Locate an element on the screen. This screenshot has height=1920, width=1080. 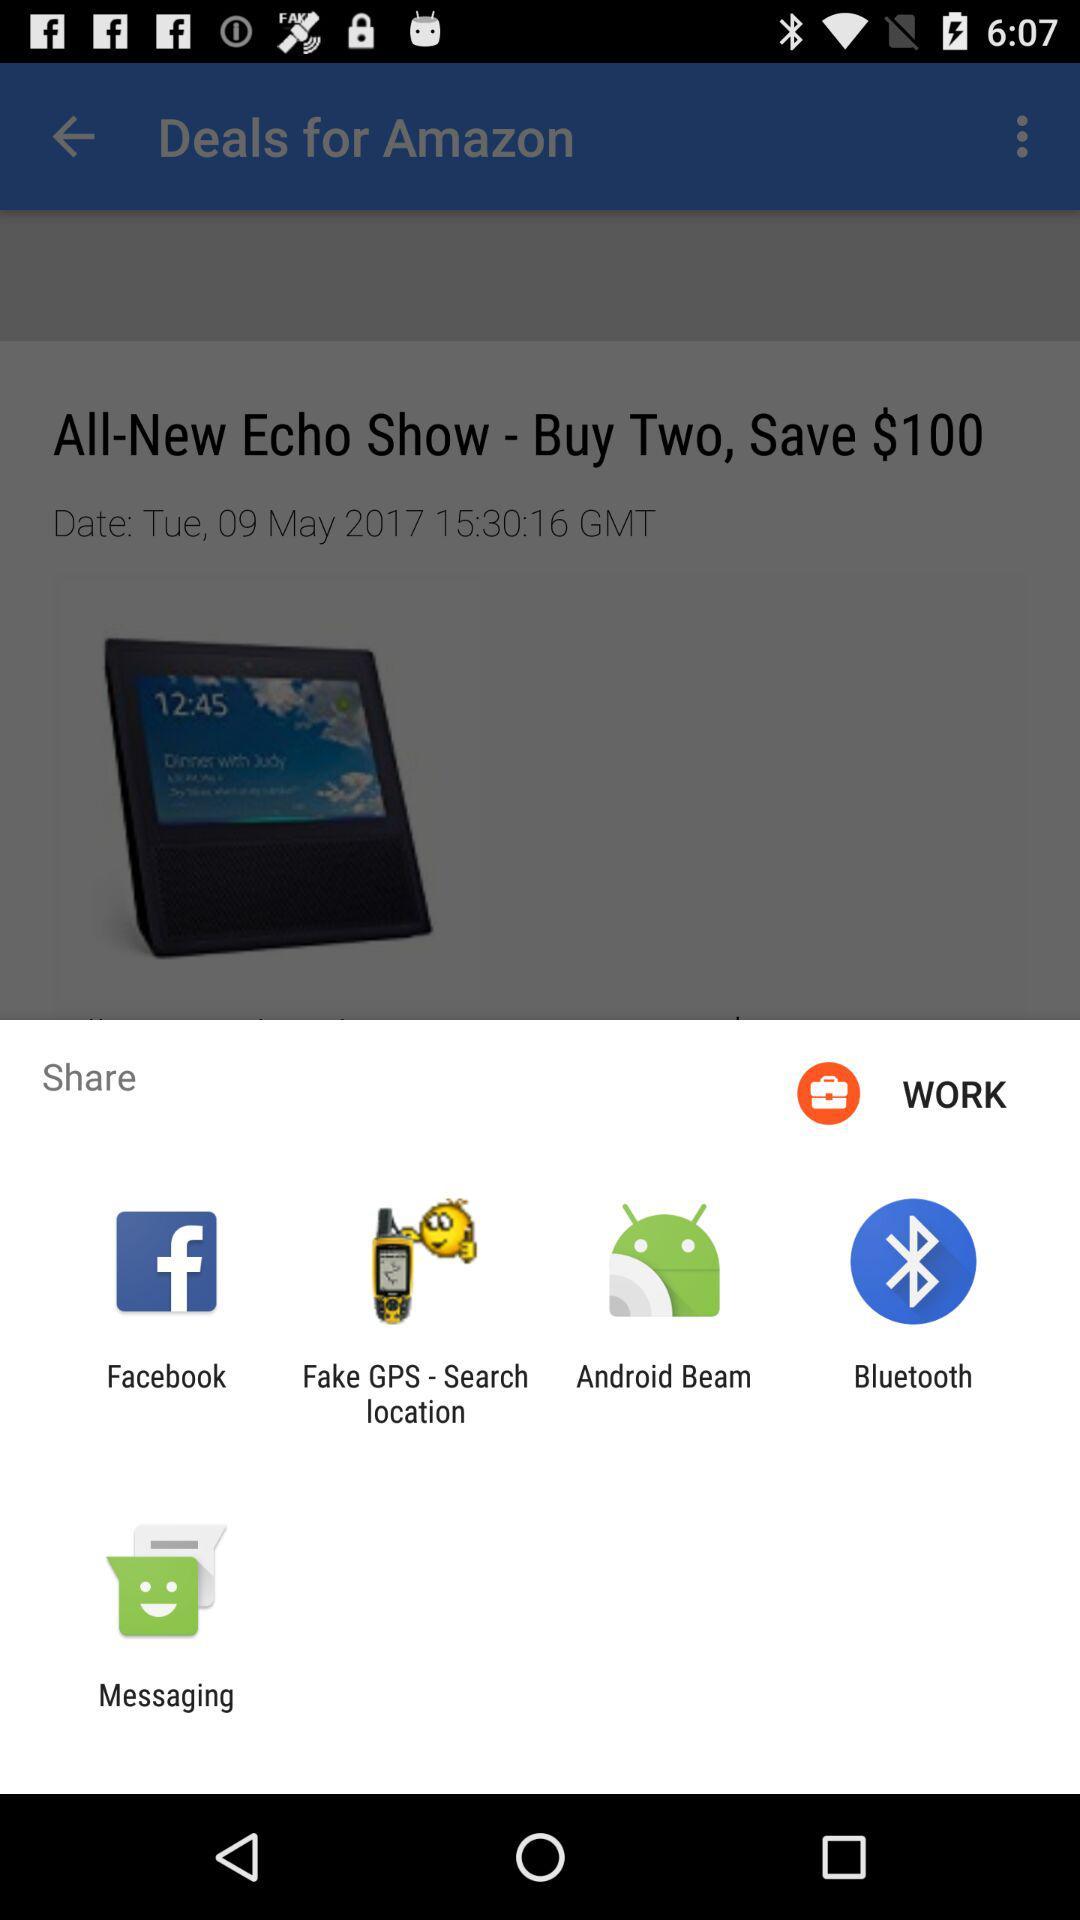
the app to the left of fake gps search item is located at coordinates (165, 1392).